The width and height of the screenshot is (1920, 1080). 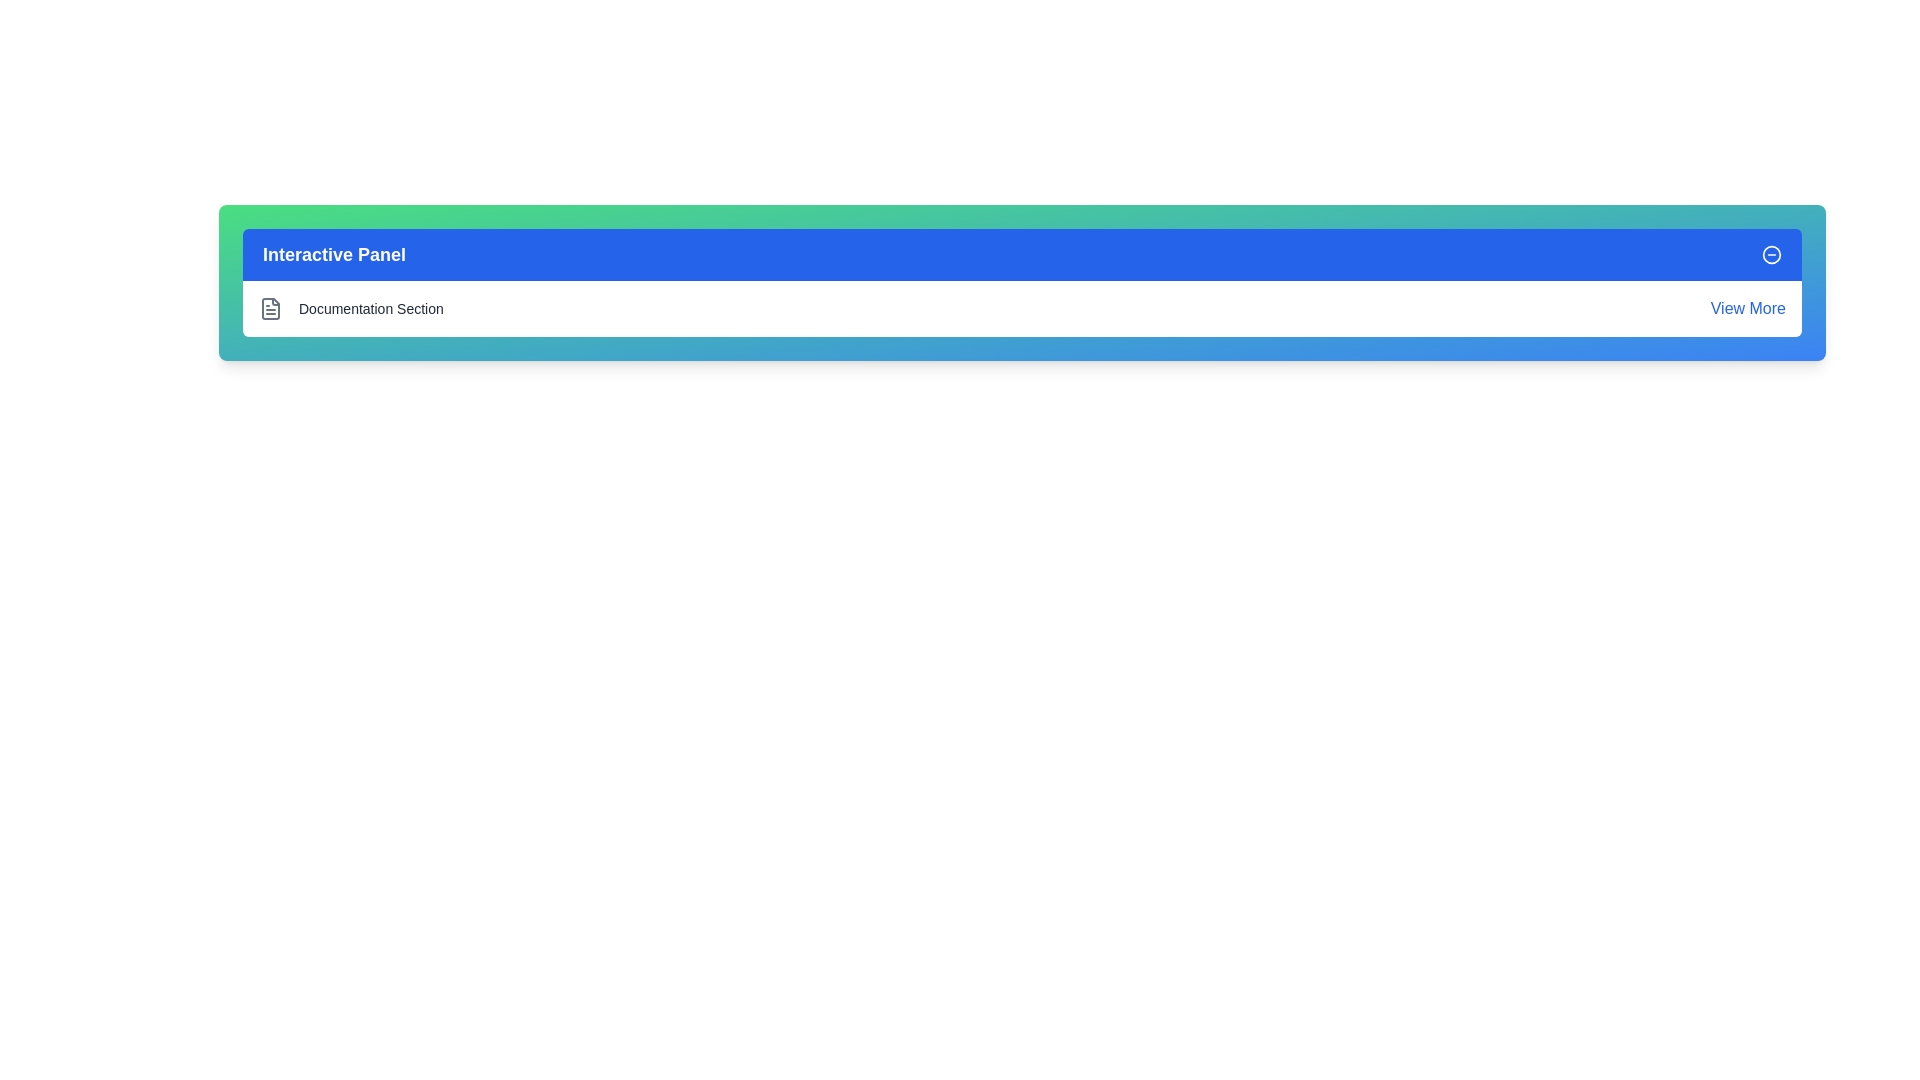 I want to click on the non-interactive text label that indicates the name or category of a section, located in the middle portion of the interface, preceded by an icon on its left, so click(x=371, y=308).